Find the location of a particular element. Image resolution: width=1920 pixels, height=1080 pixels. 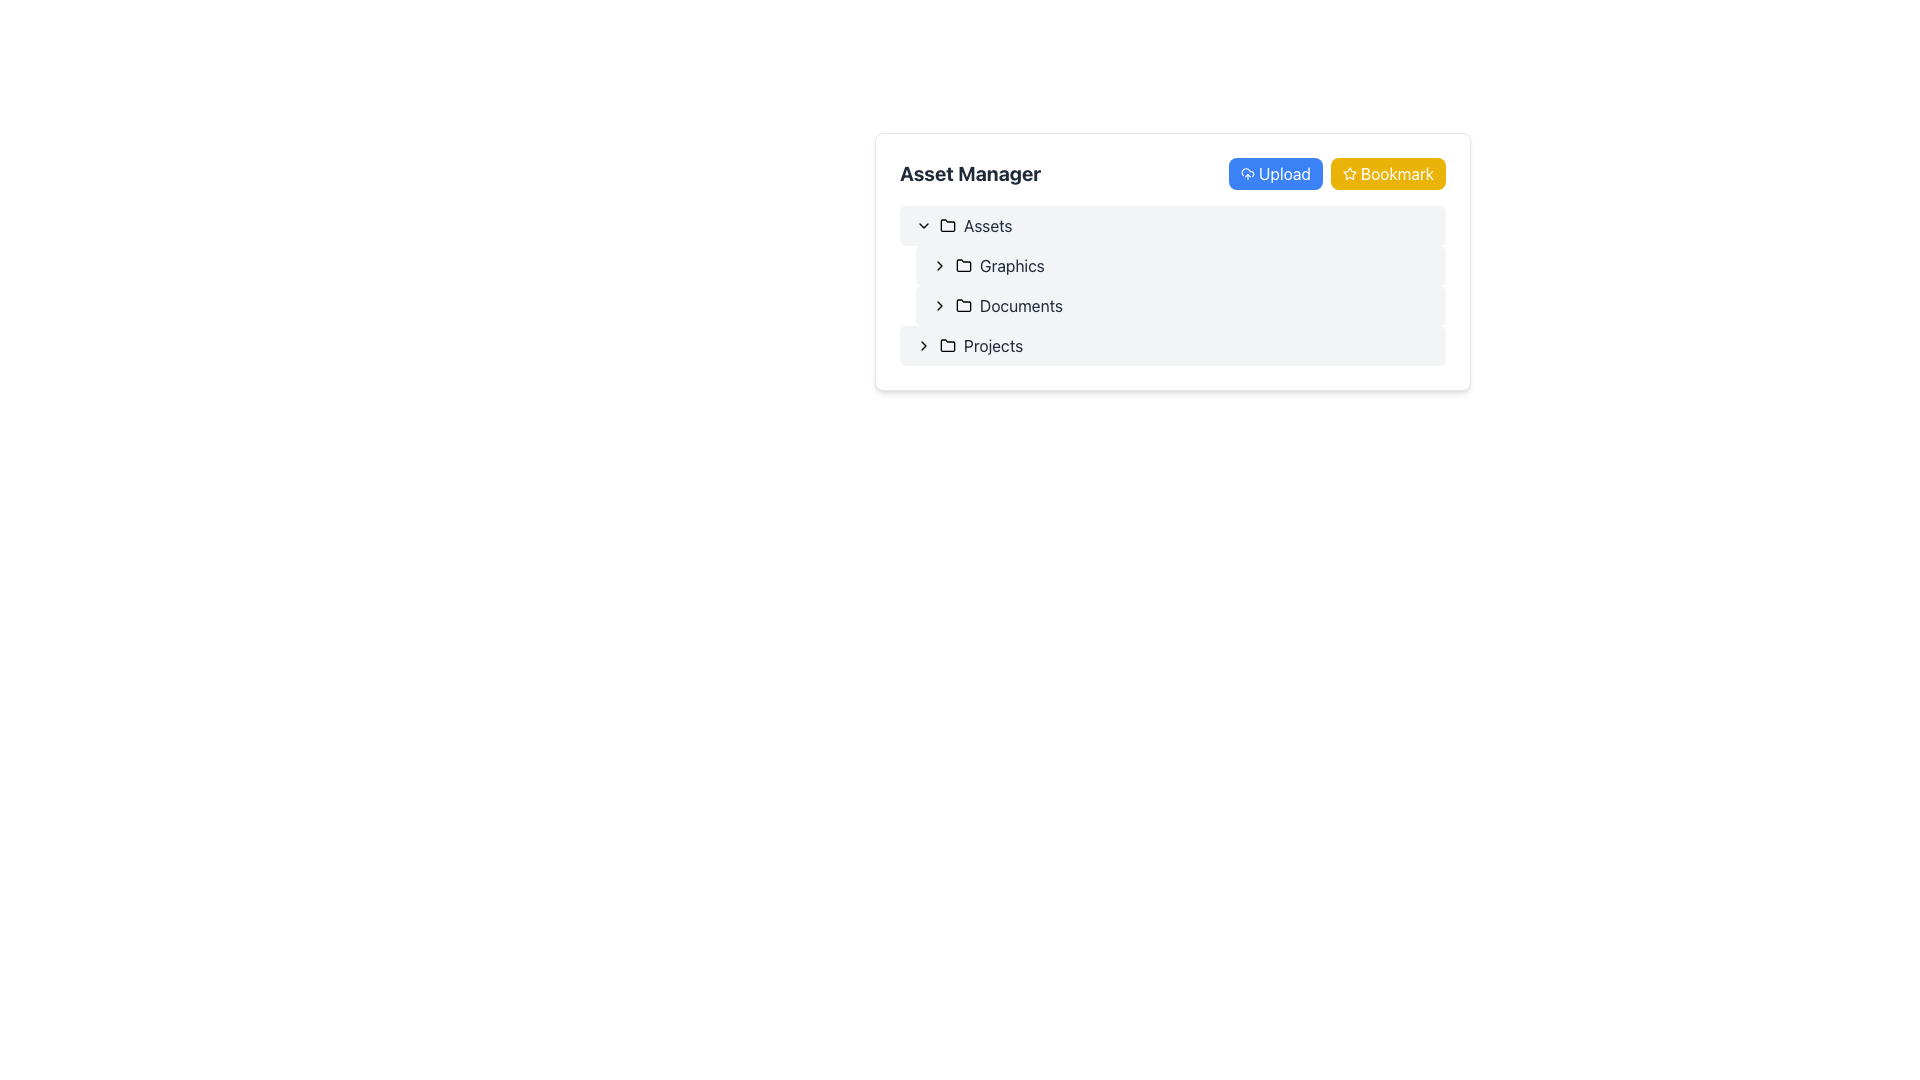

the star-shaped icon adjacent to the 'Bookmark' button on the top right of the interface is located at coordinates (1349, 172).